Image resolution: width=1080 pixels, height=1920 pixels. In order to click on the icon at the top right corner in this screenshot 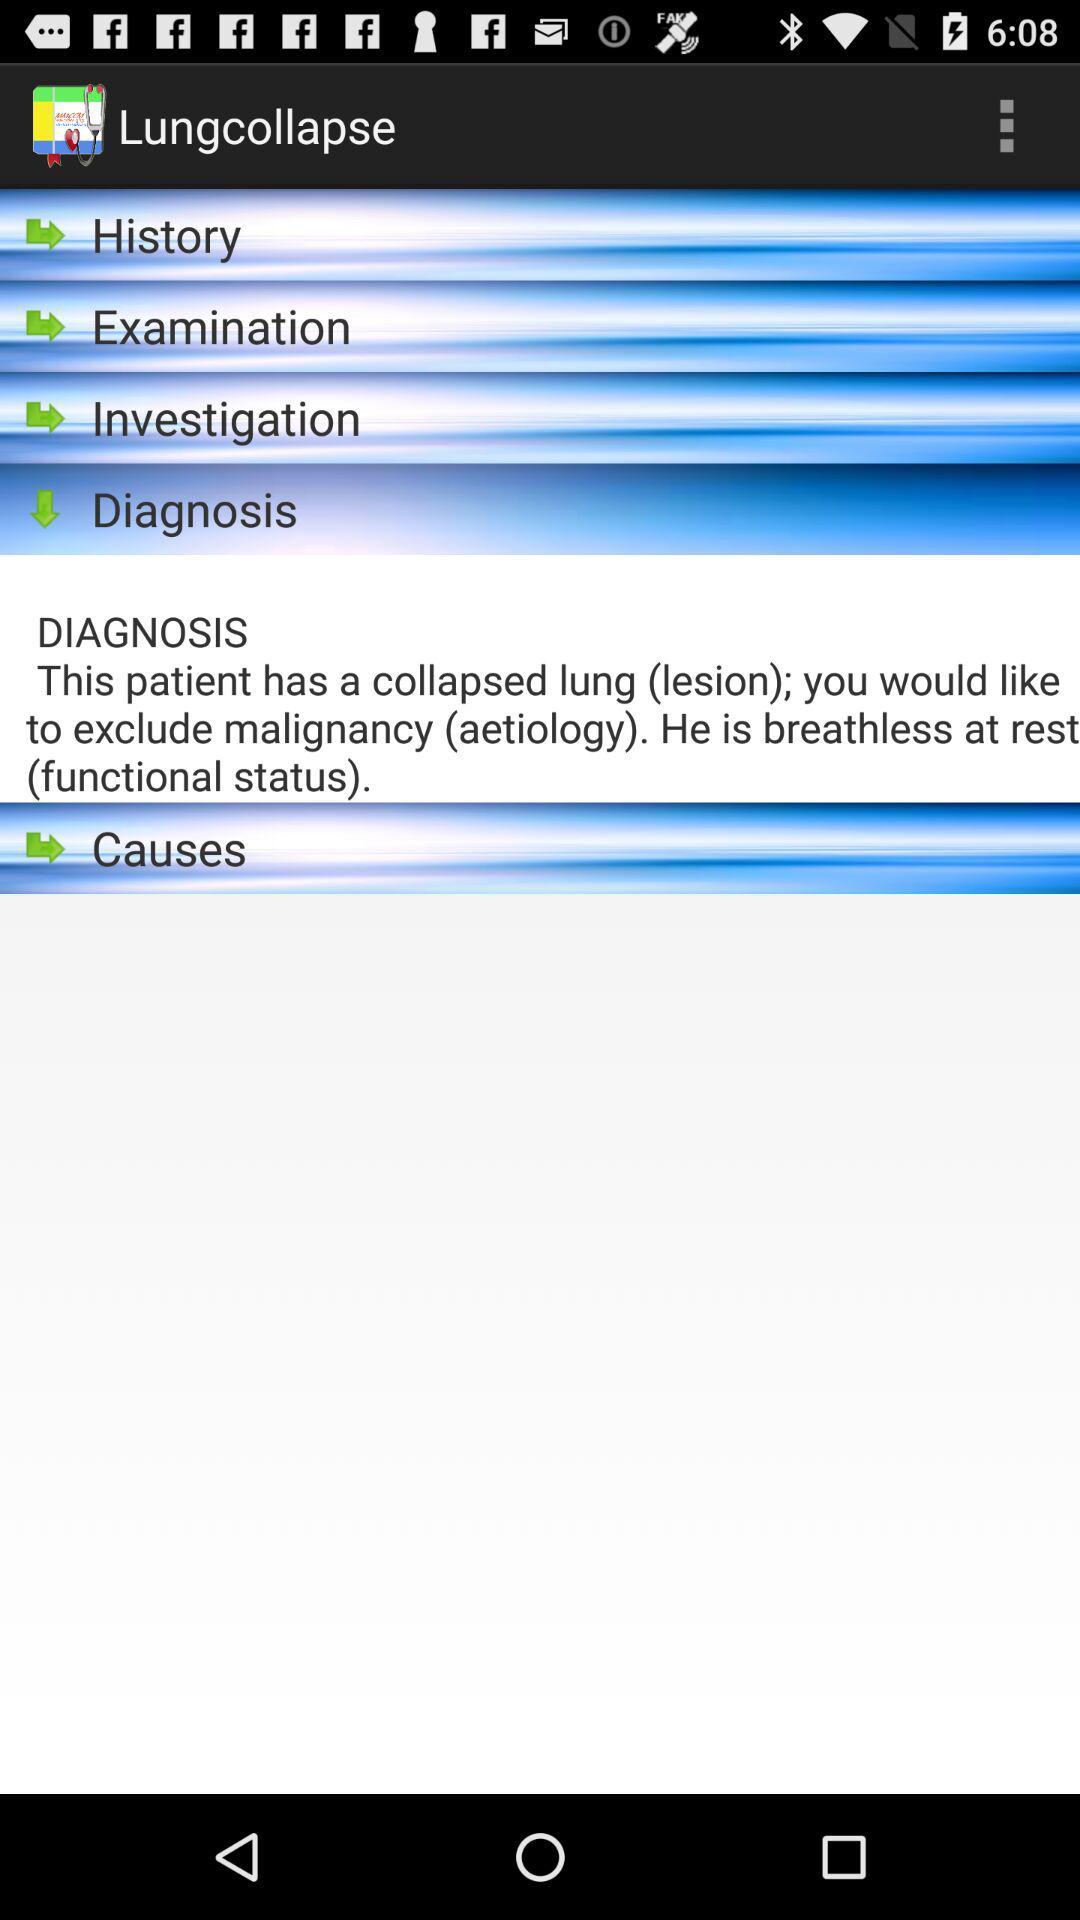, I will do `click(1006, 124)`.